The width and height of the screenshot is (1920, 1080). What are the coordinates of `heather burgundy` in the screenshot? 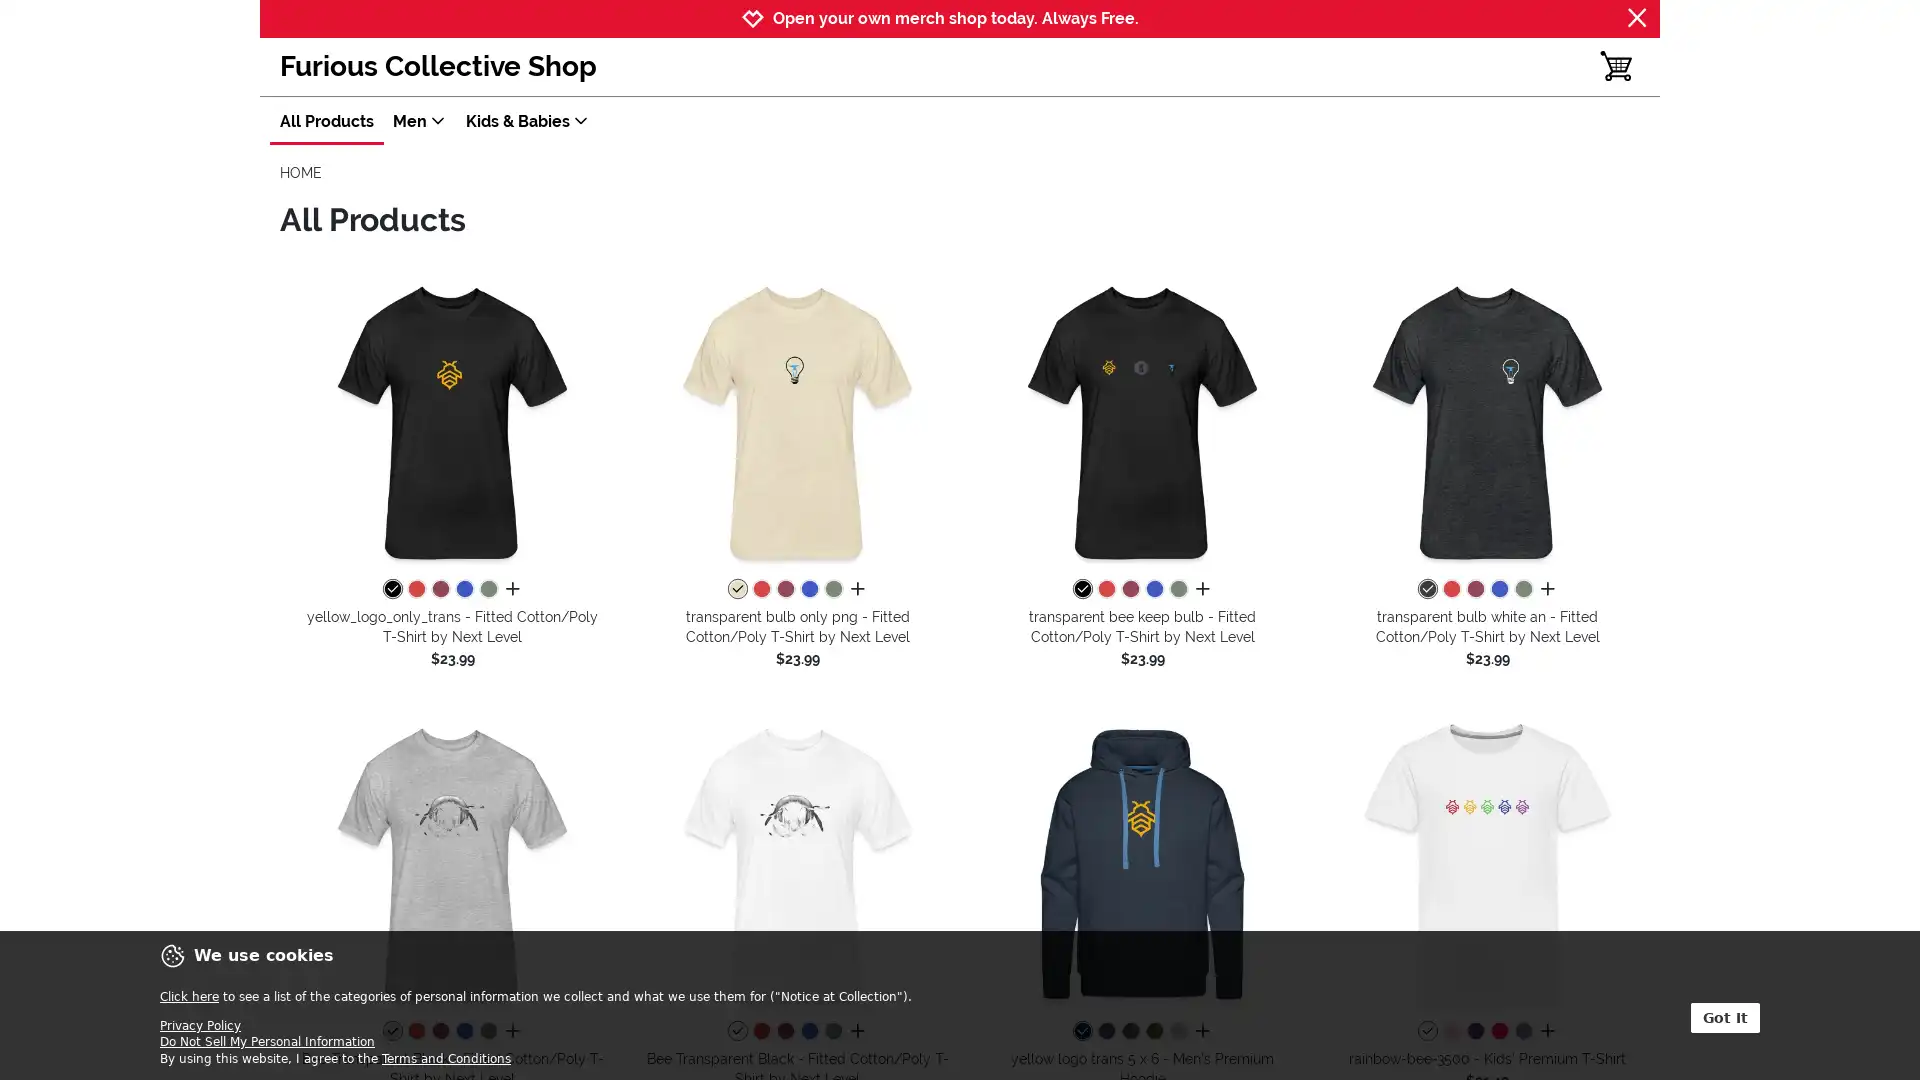 It's located at (784, 1032).